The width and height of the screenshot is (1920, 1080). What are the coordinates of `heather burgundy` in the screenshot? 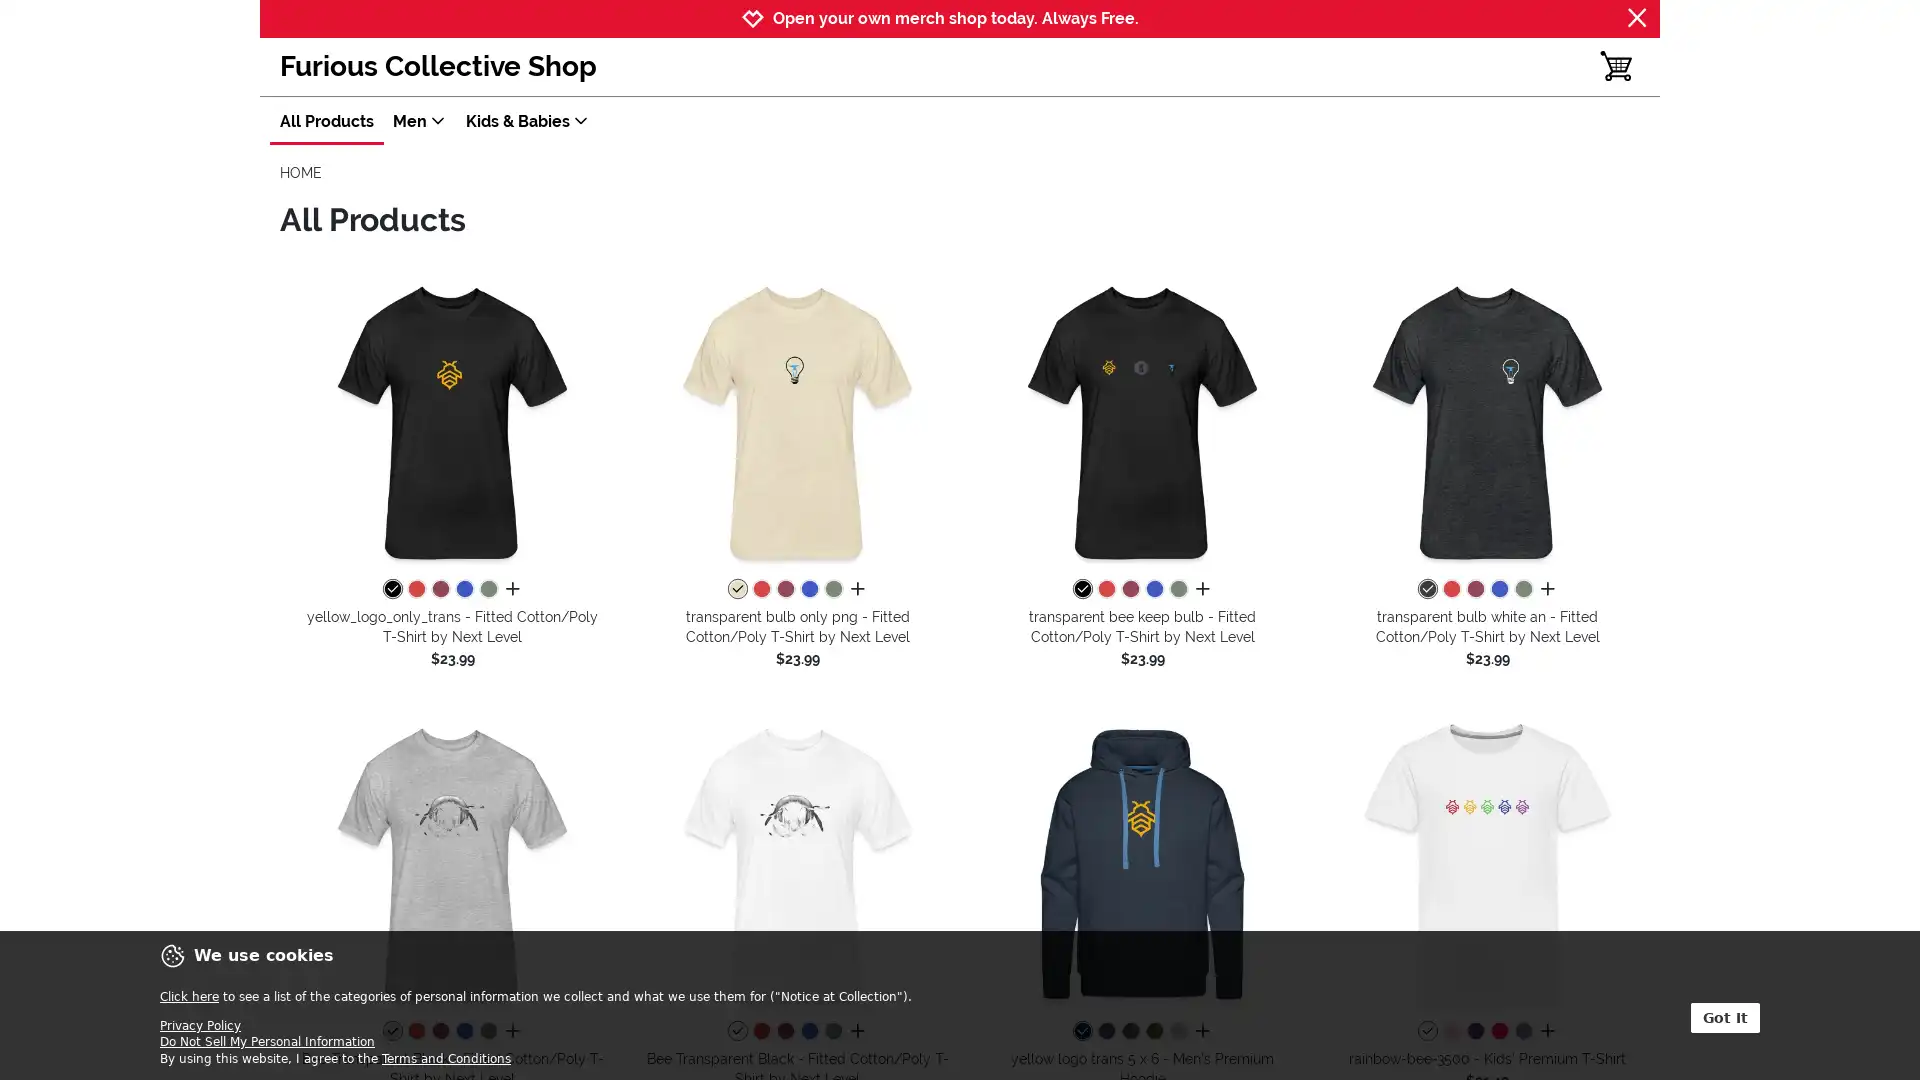 It's located at (784, 1032).